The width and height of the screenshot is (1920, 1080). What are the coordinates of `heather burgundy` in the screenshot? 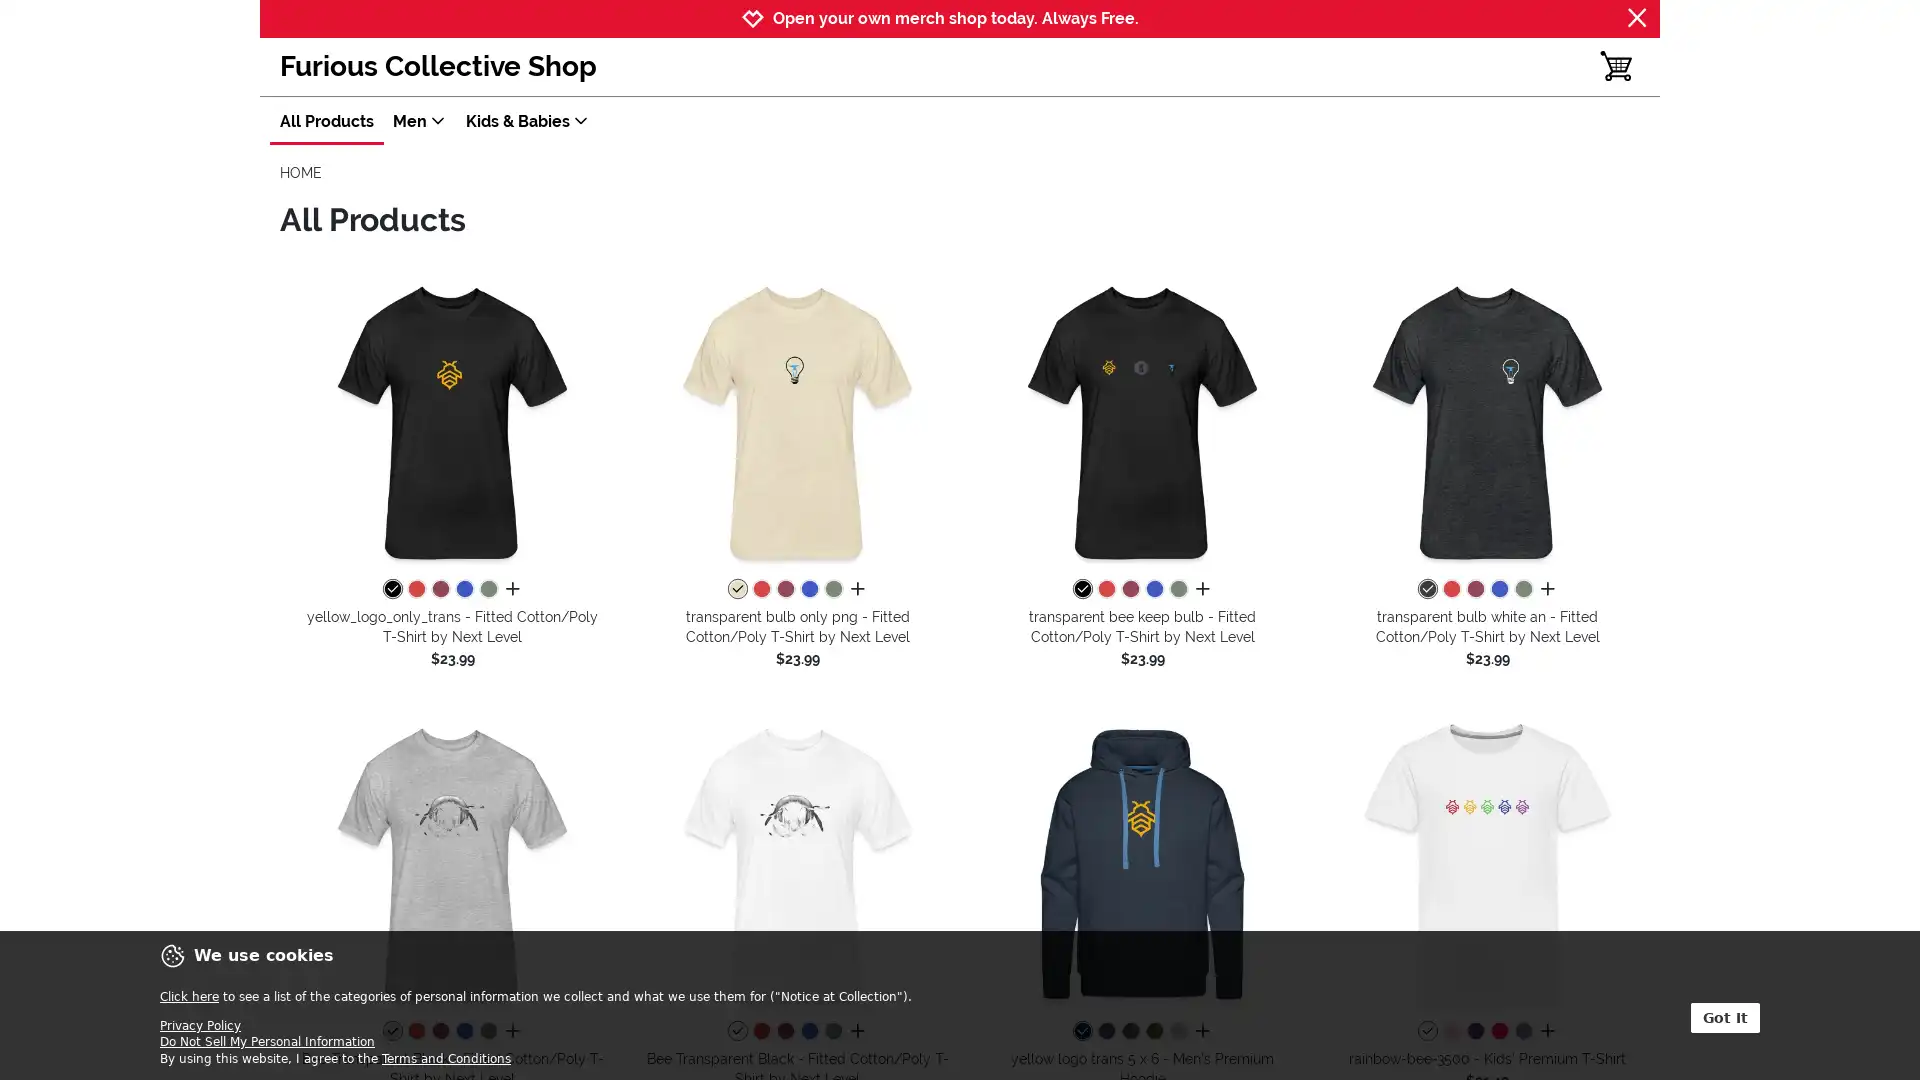 It's located at (784, 1032).